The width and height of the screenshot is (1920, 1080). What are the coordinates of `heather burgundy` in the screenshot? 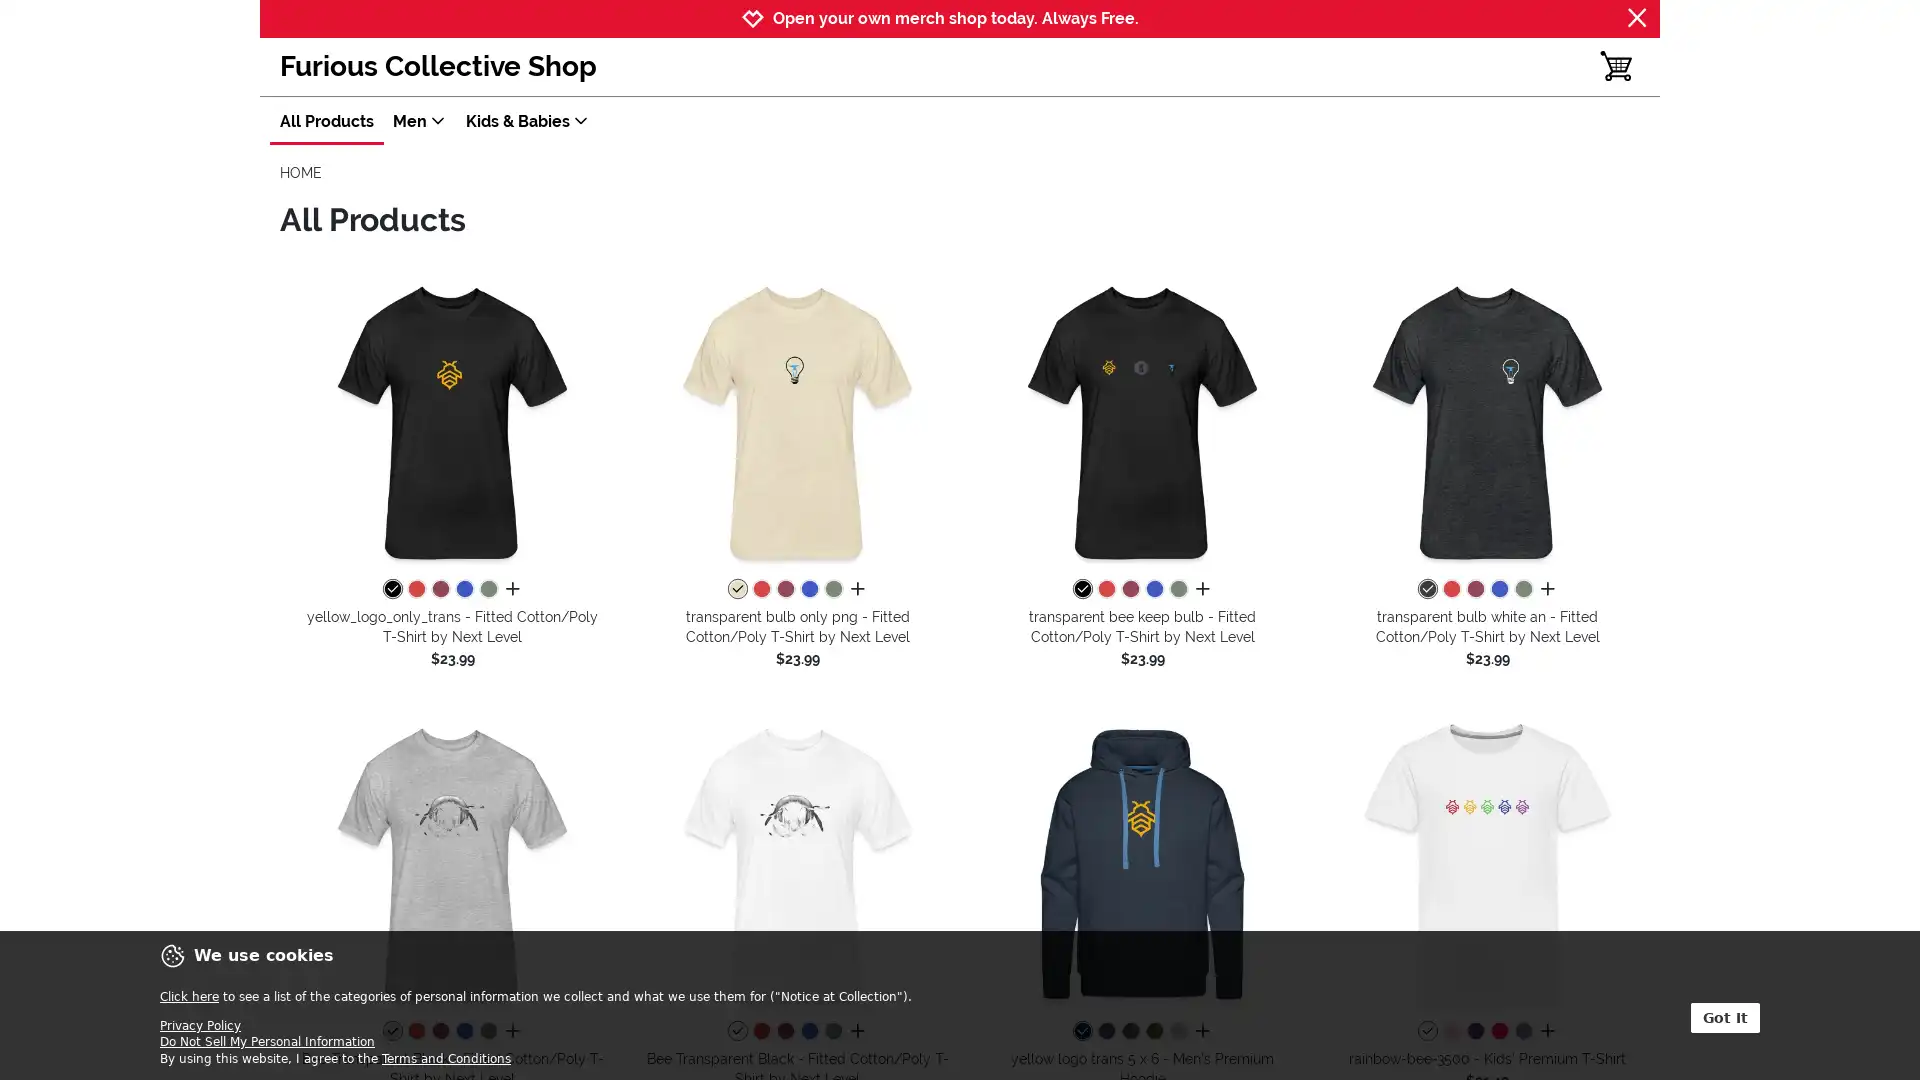 It's located at (784, 1032).